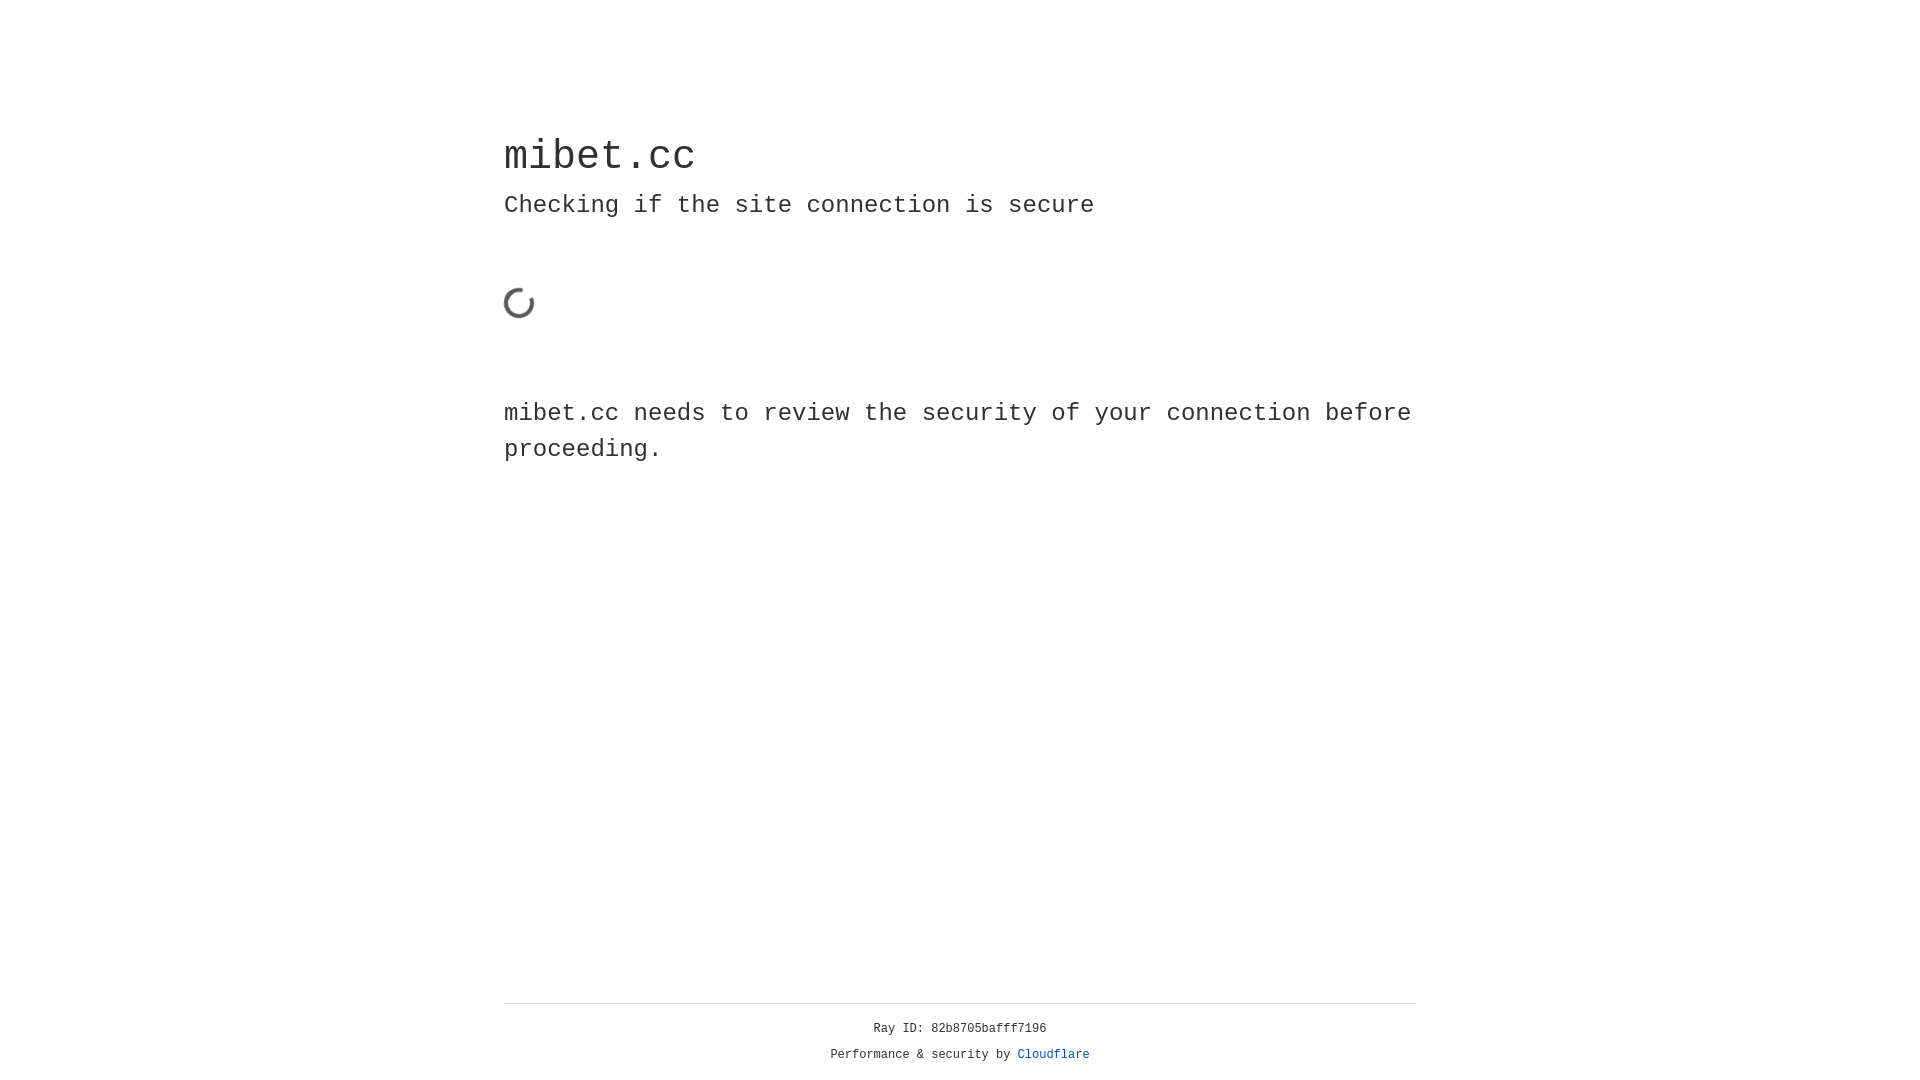  I want to click on 'Cloudflare', so click(1017, 1054).